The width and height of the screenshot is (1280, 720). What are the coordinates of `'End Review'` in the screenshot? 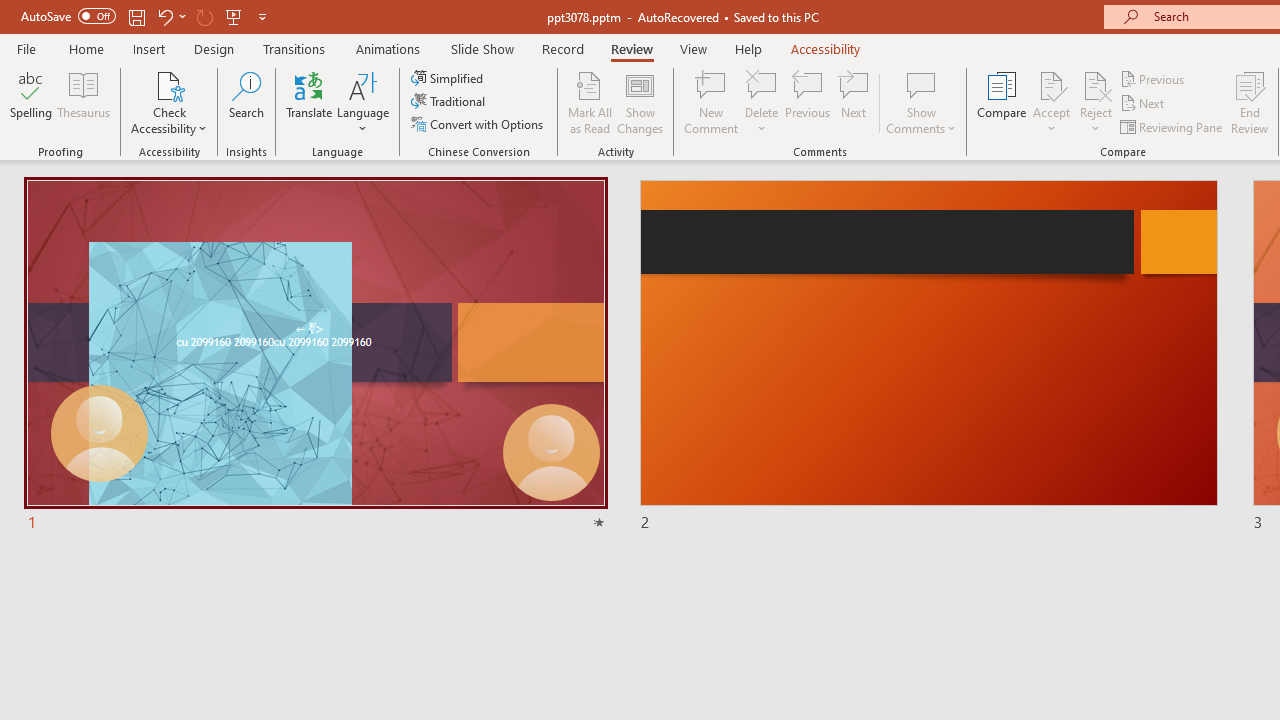 It's located at (1248, 103).